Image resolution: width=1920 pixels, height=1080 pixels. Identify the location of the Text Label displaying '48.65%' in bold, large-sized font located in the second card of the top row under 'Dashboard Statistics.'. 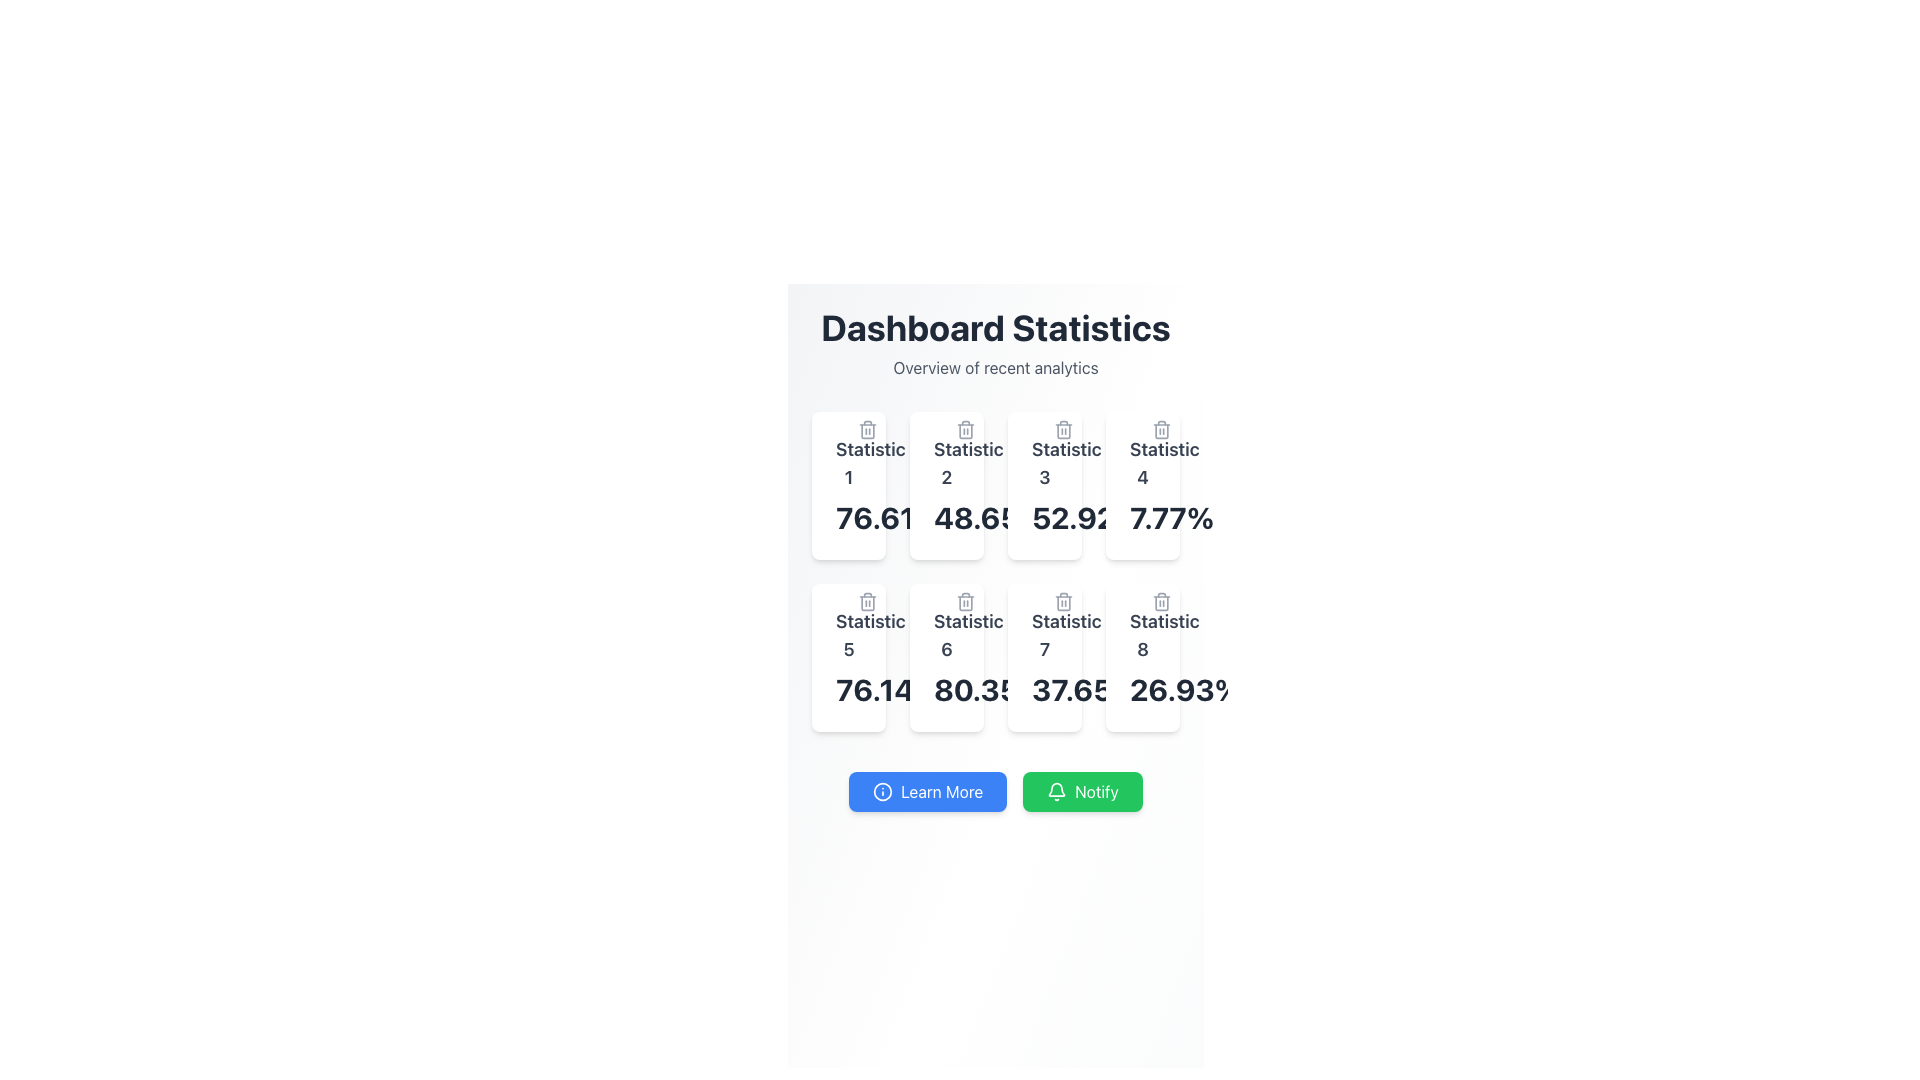
(945, 516).